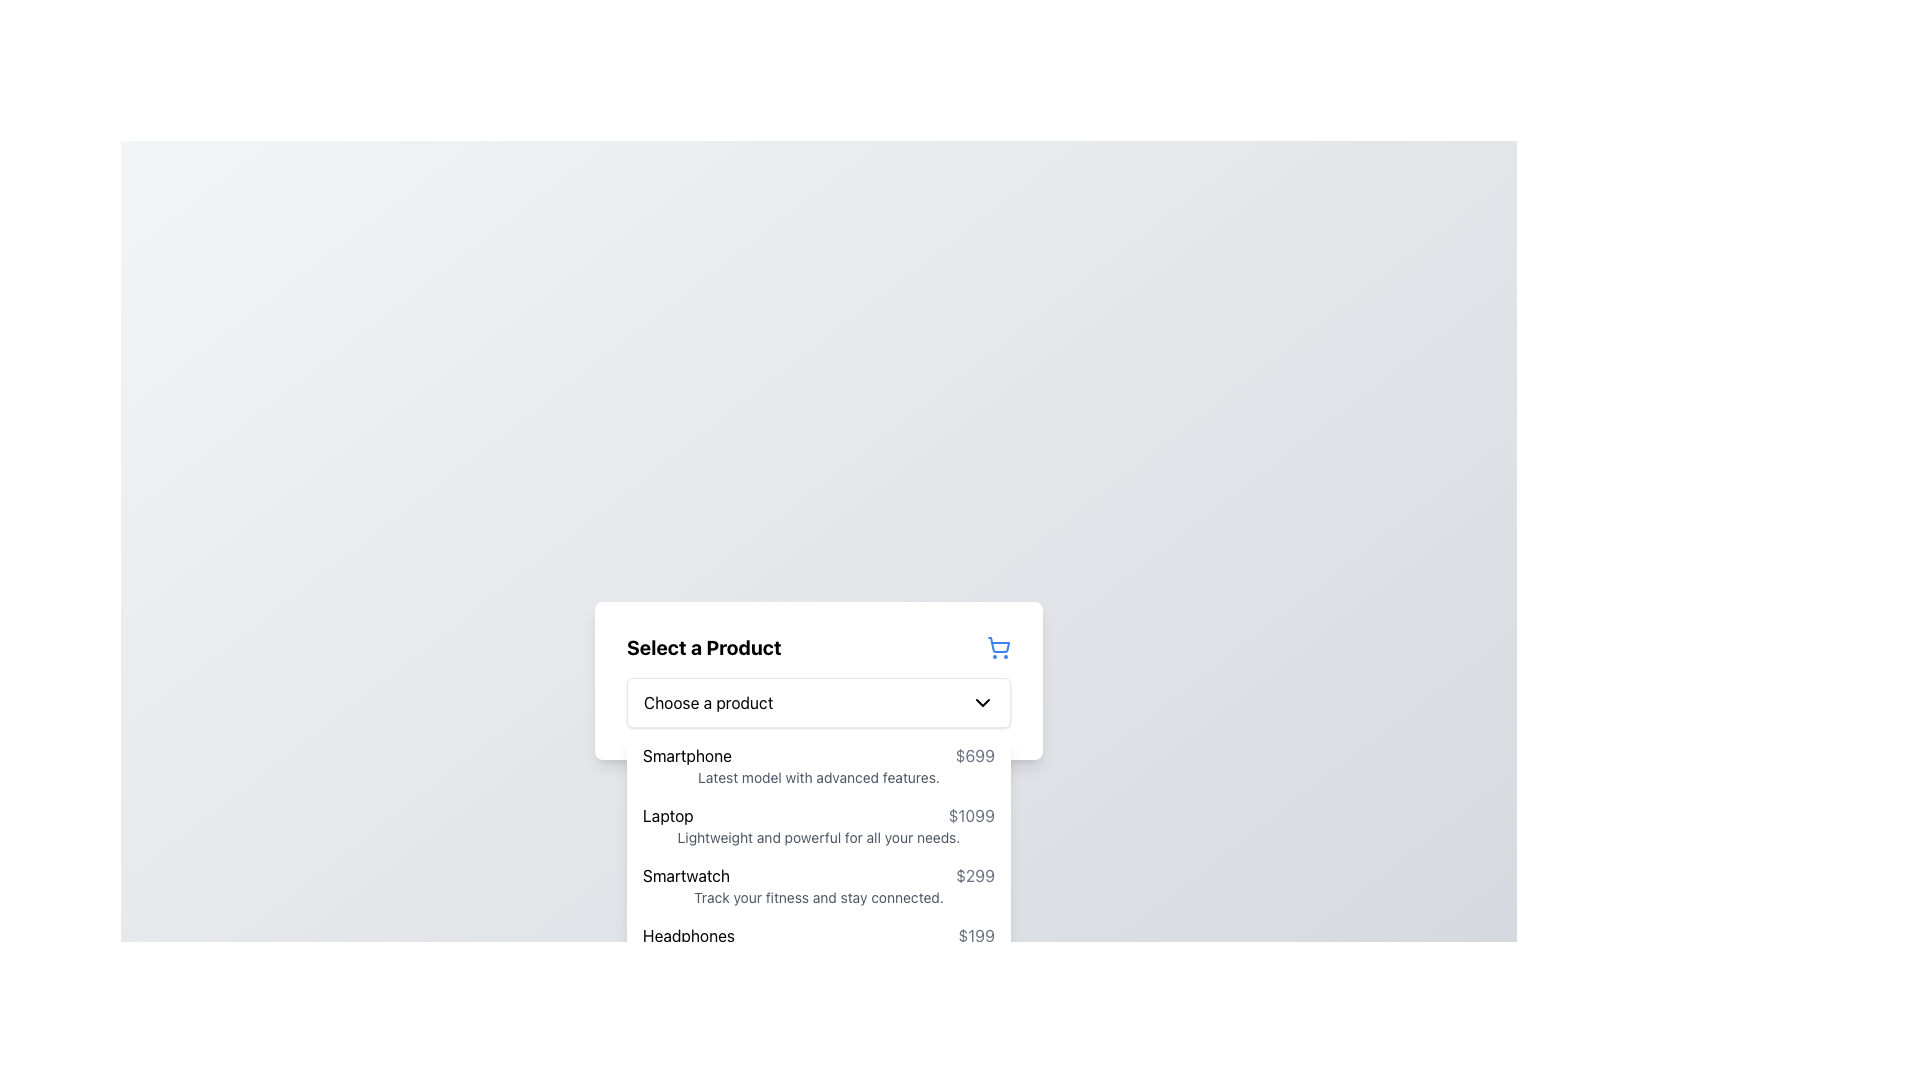 This screenshot has height=1080, width=1920. What do you see at coordinates (971, 816) in the screenshot?
I see `displayed price of the "Laptop" item in the dropdown selection list, which is represented by the Text Label positioned to the right of the "Laptop" text` at bounding box center [971, 816].